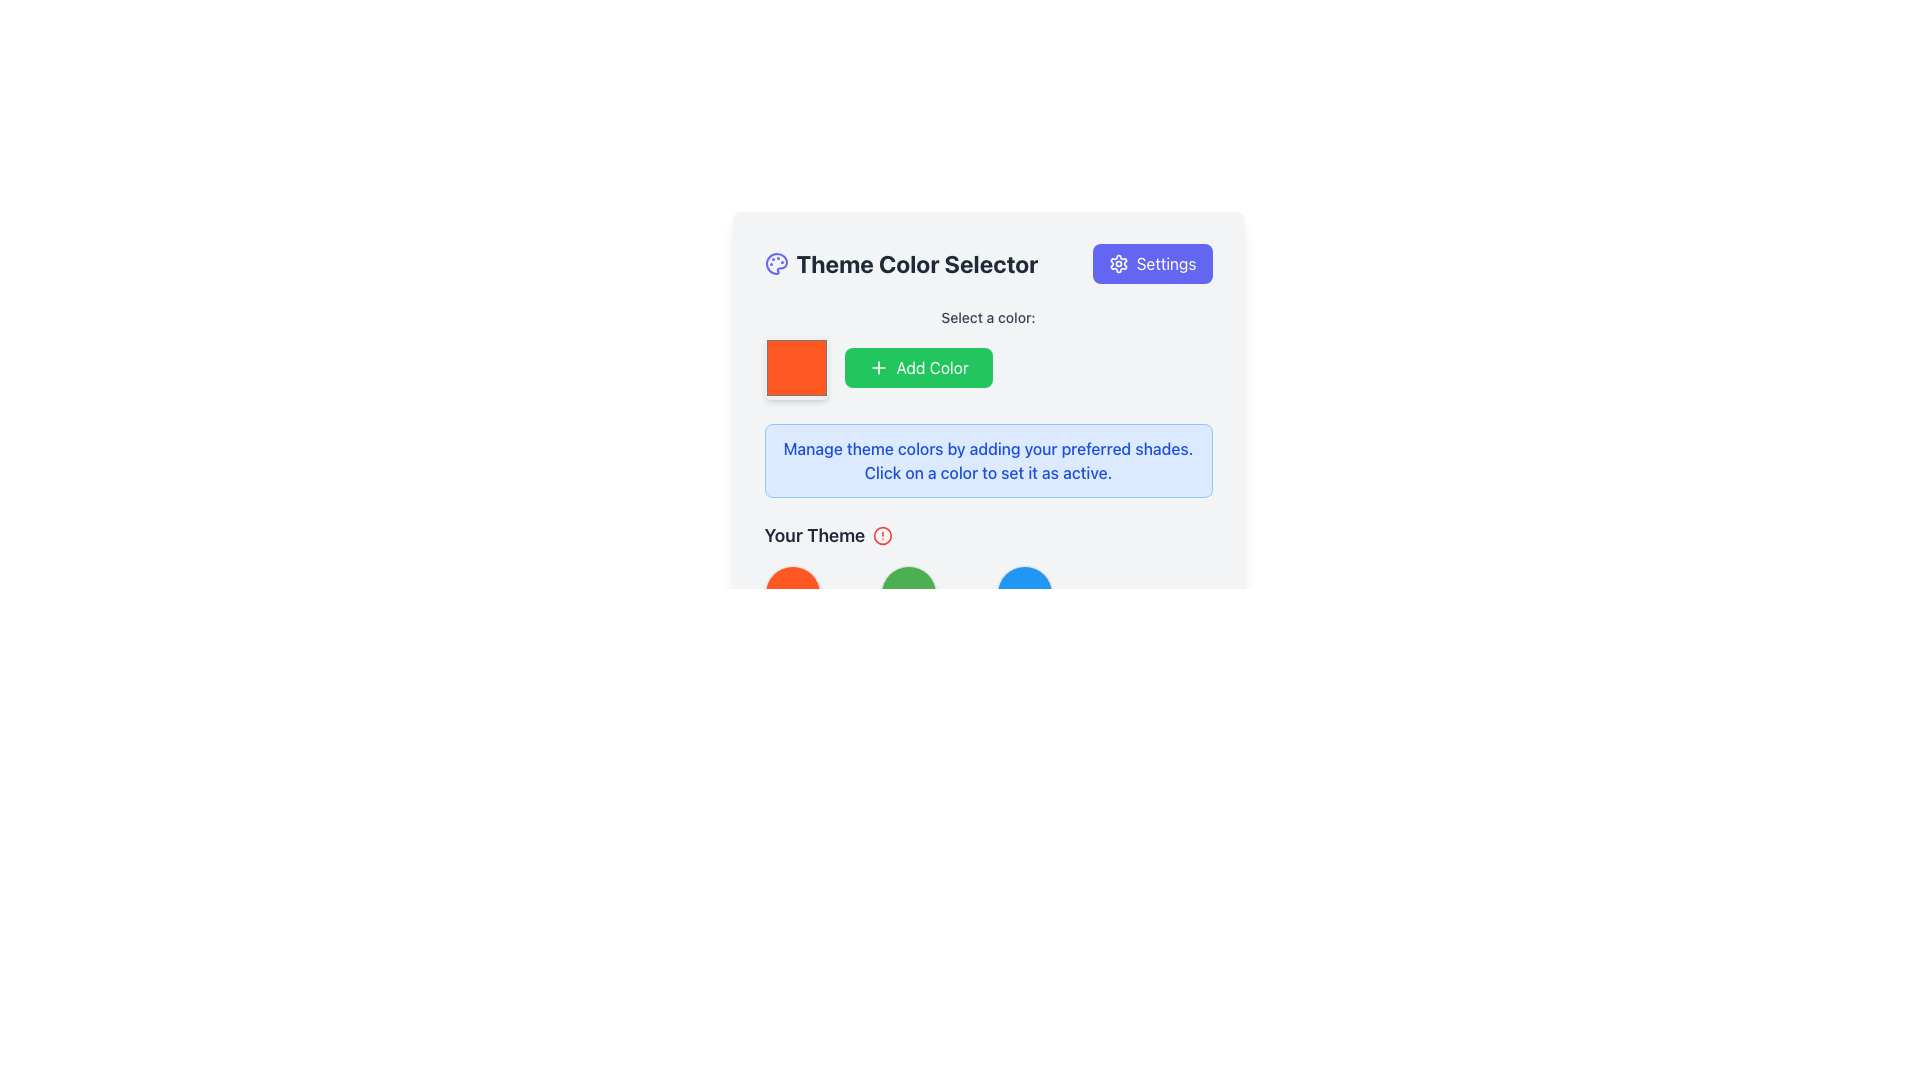  Describe the element at coordinates (878, 367) in the screenshot. I see `the 'Add Color' button, which includes a decorative icon symbolizing the addition operation` at that location.